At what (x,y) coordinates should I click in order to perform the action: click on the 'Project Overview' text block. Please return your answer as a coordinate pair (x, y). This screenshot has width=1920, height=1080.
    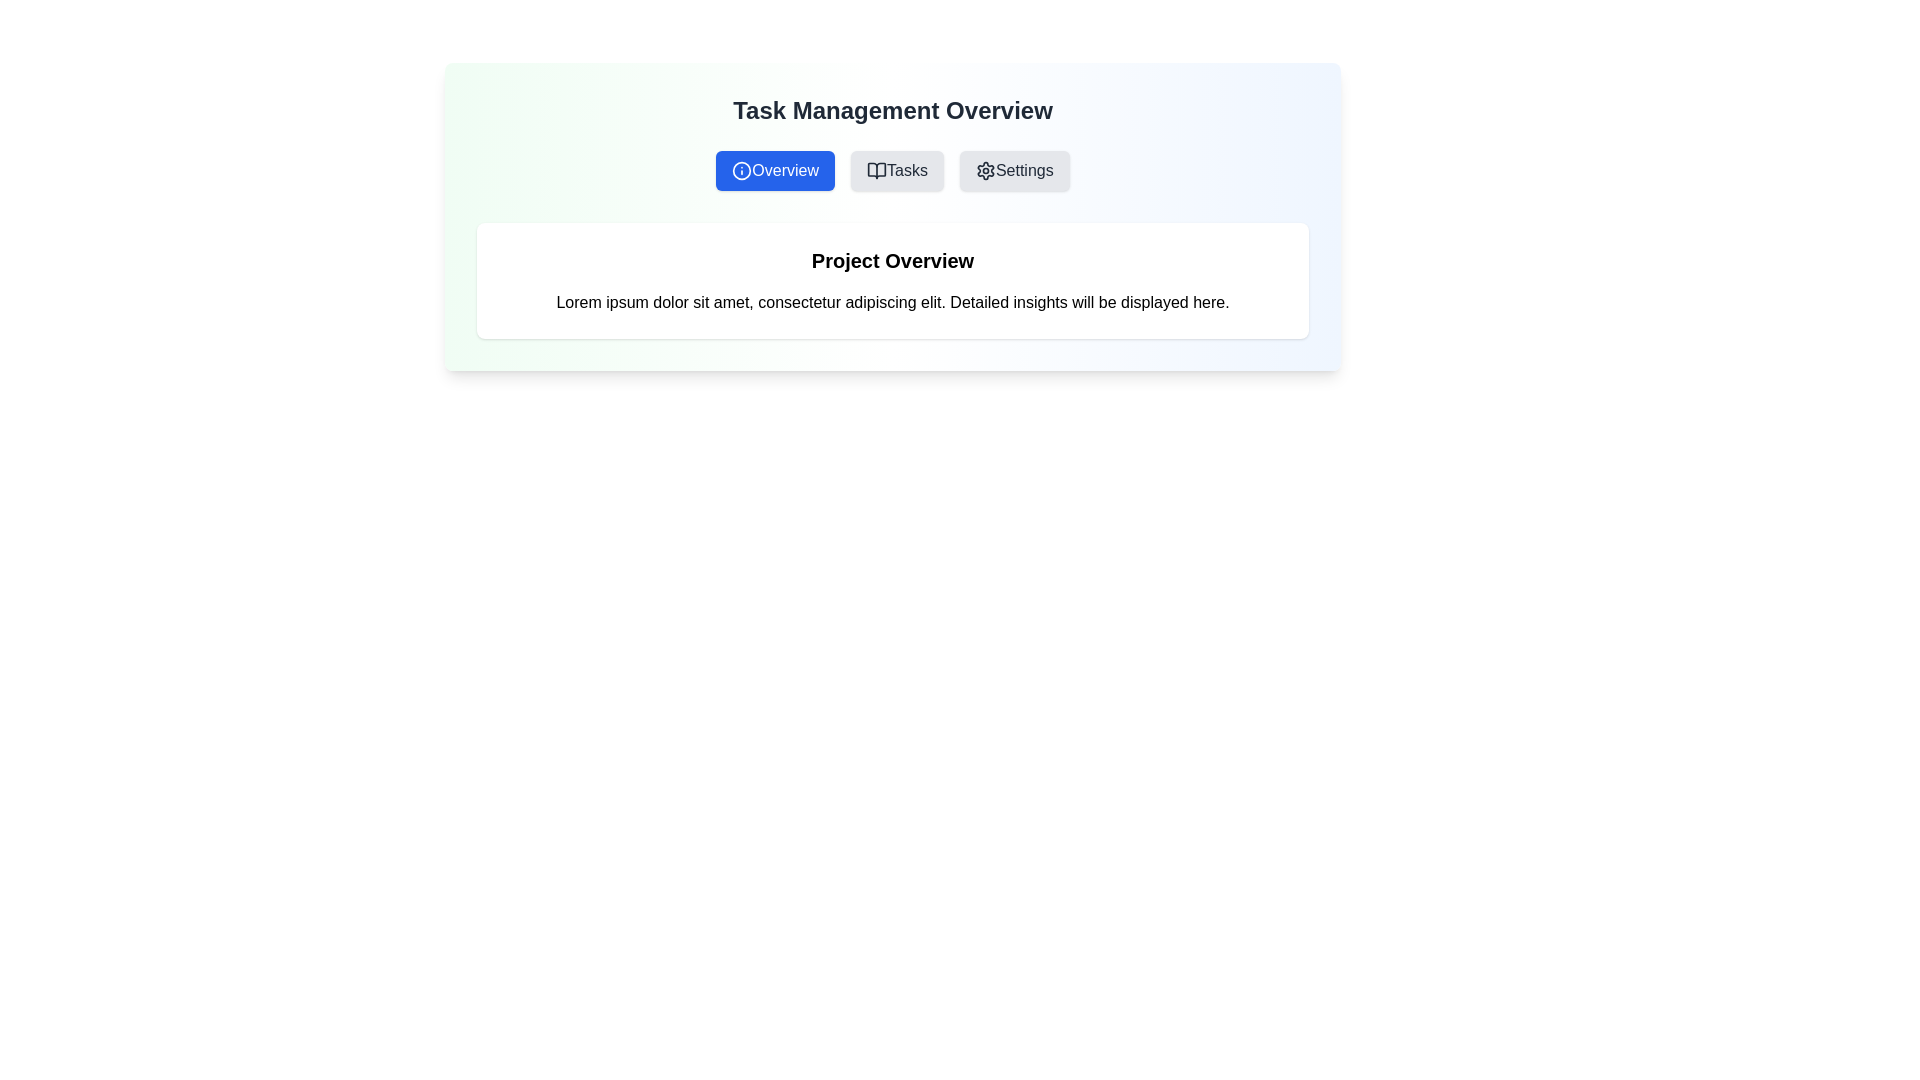
    Looking at the image, I should click on (891, 281).